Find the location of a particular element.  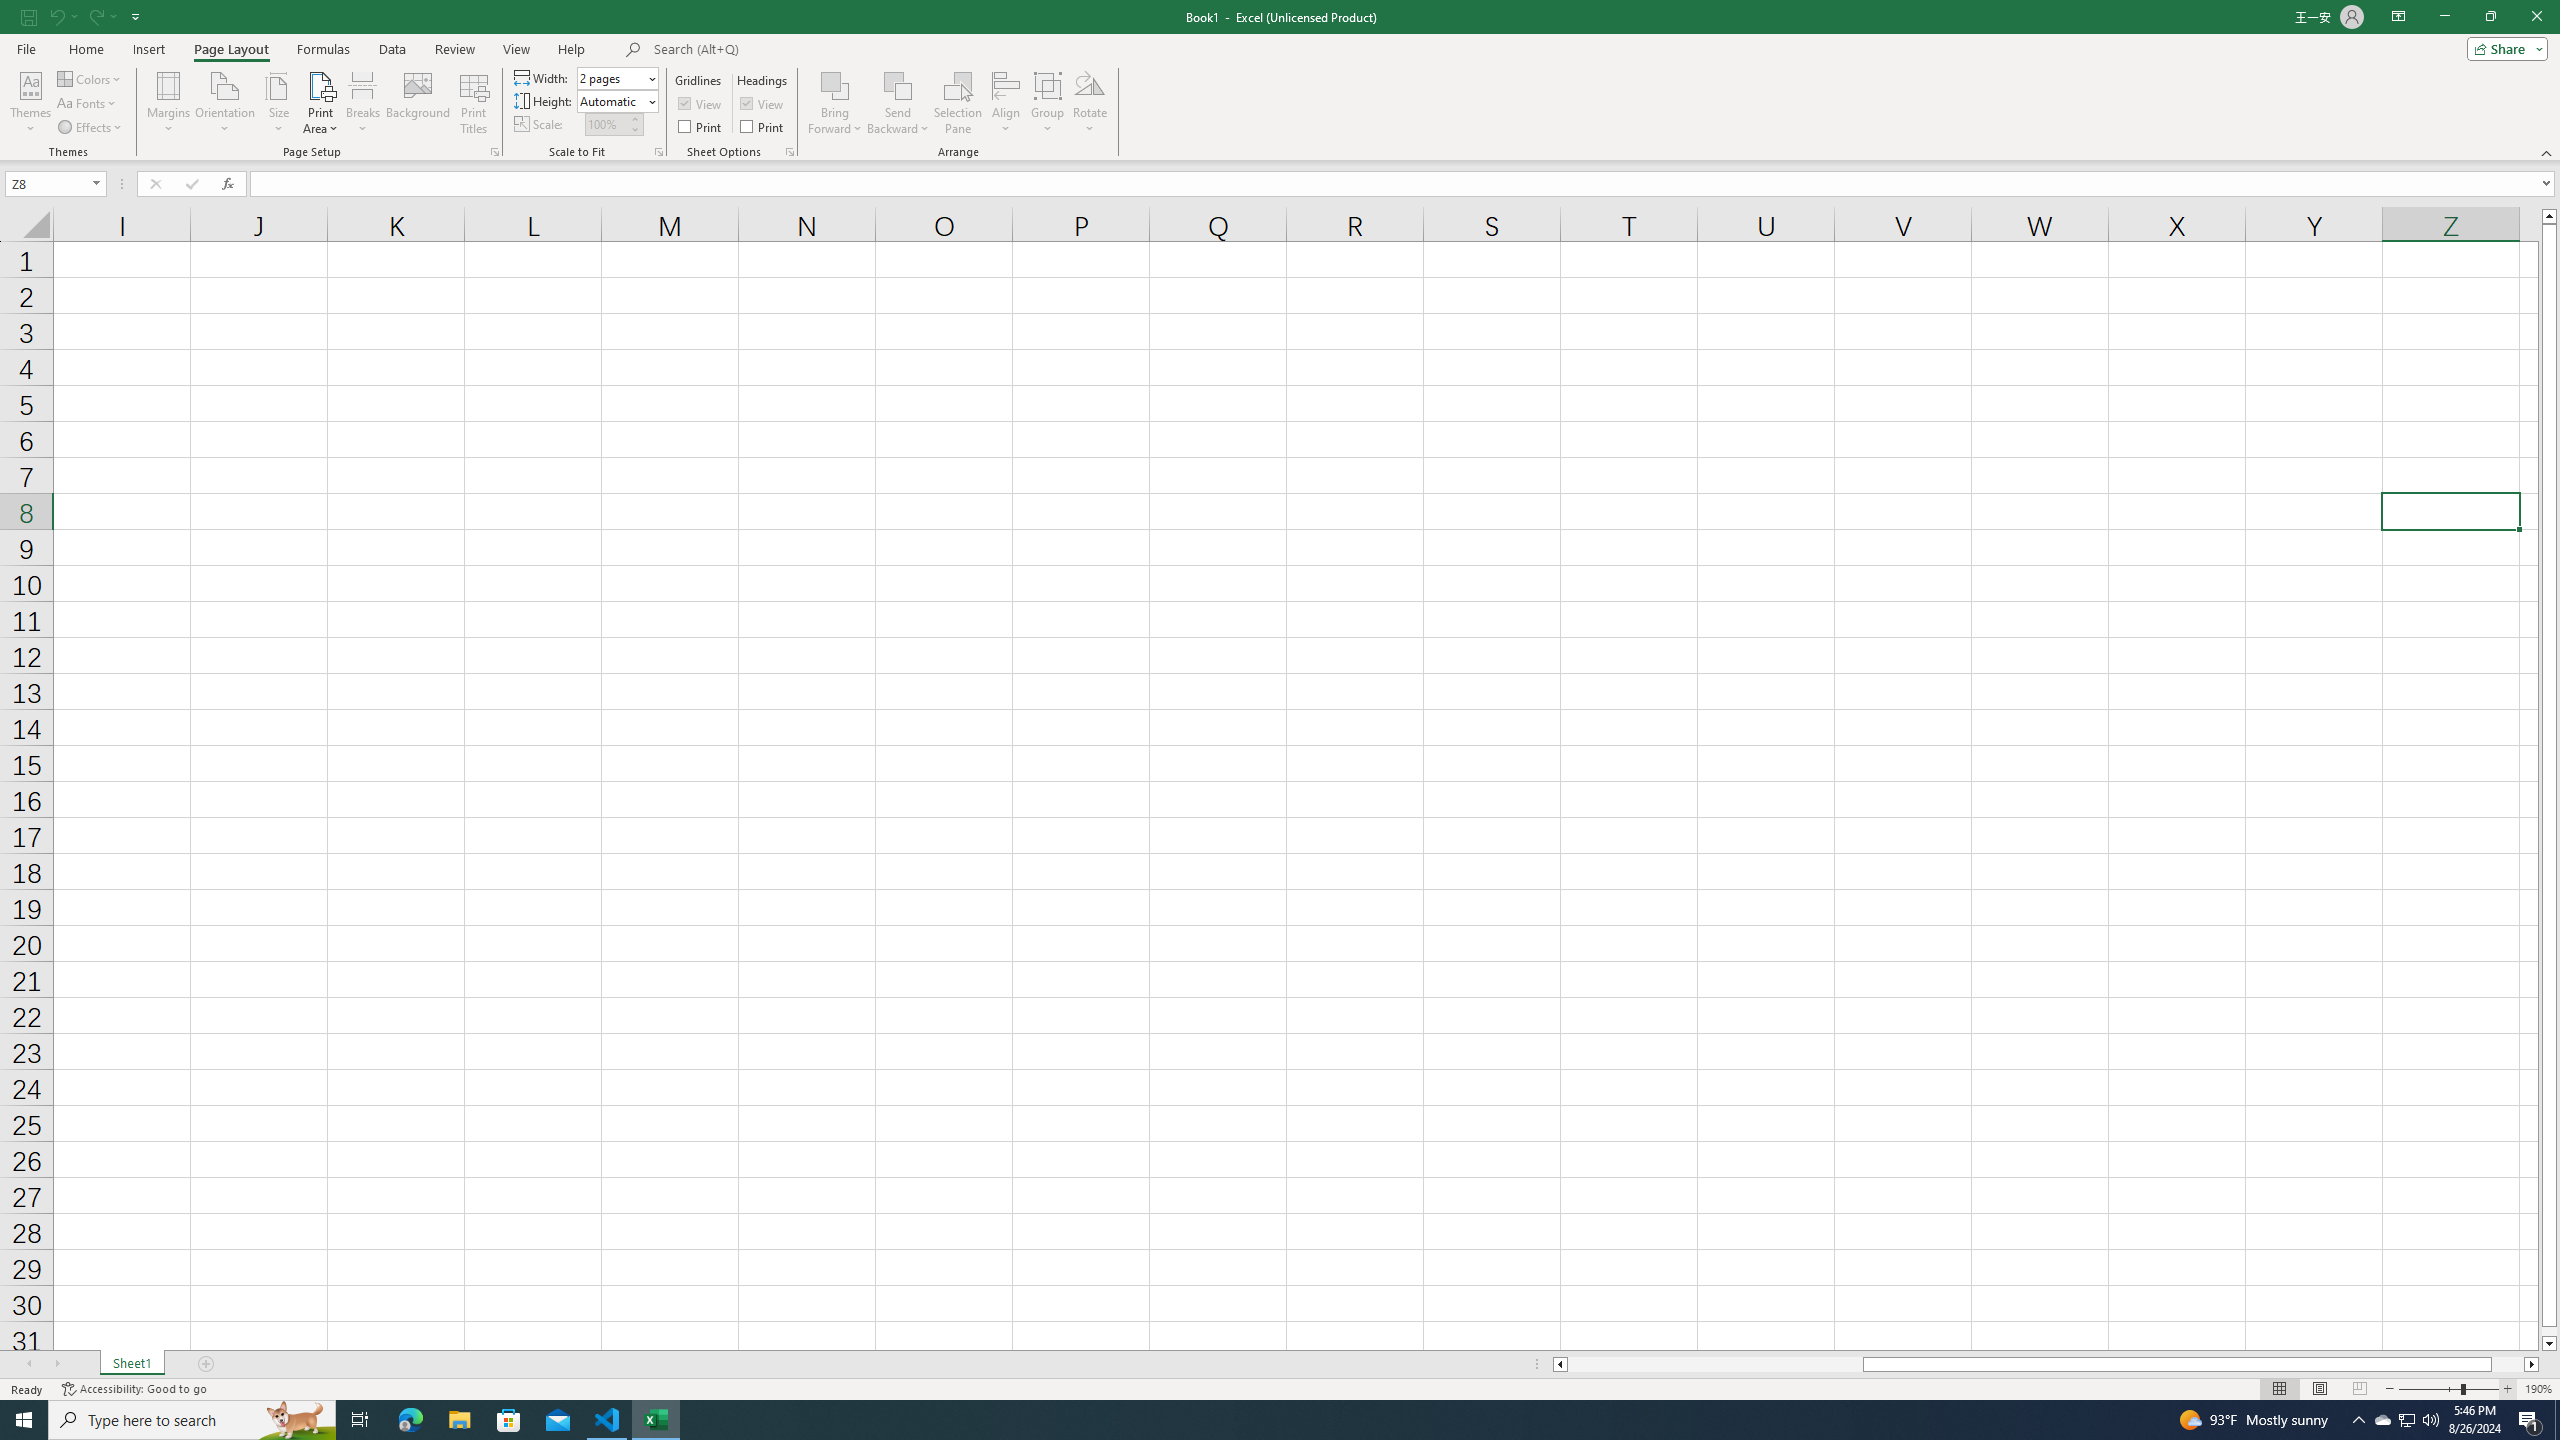

'Minimize' is located at coordinates (2443, 16).